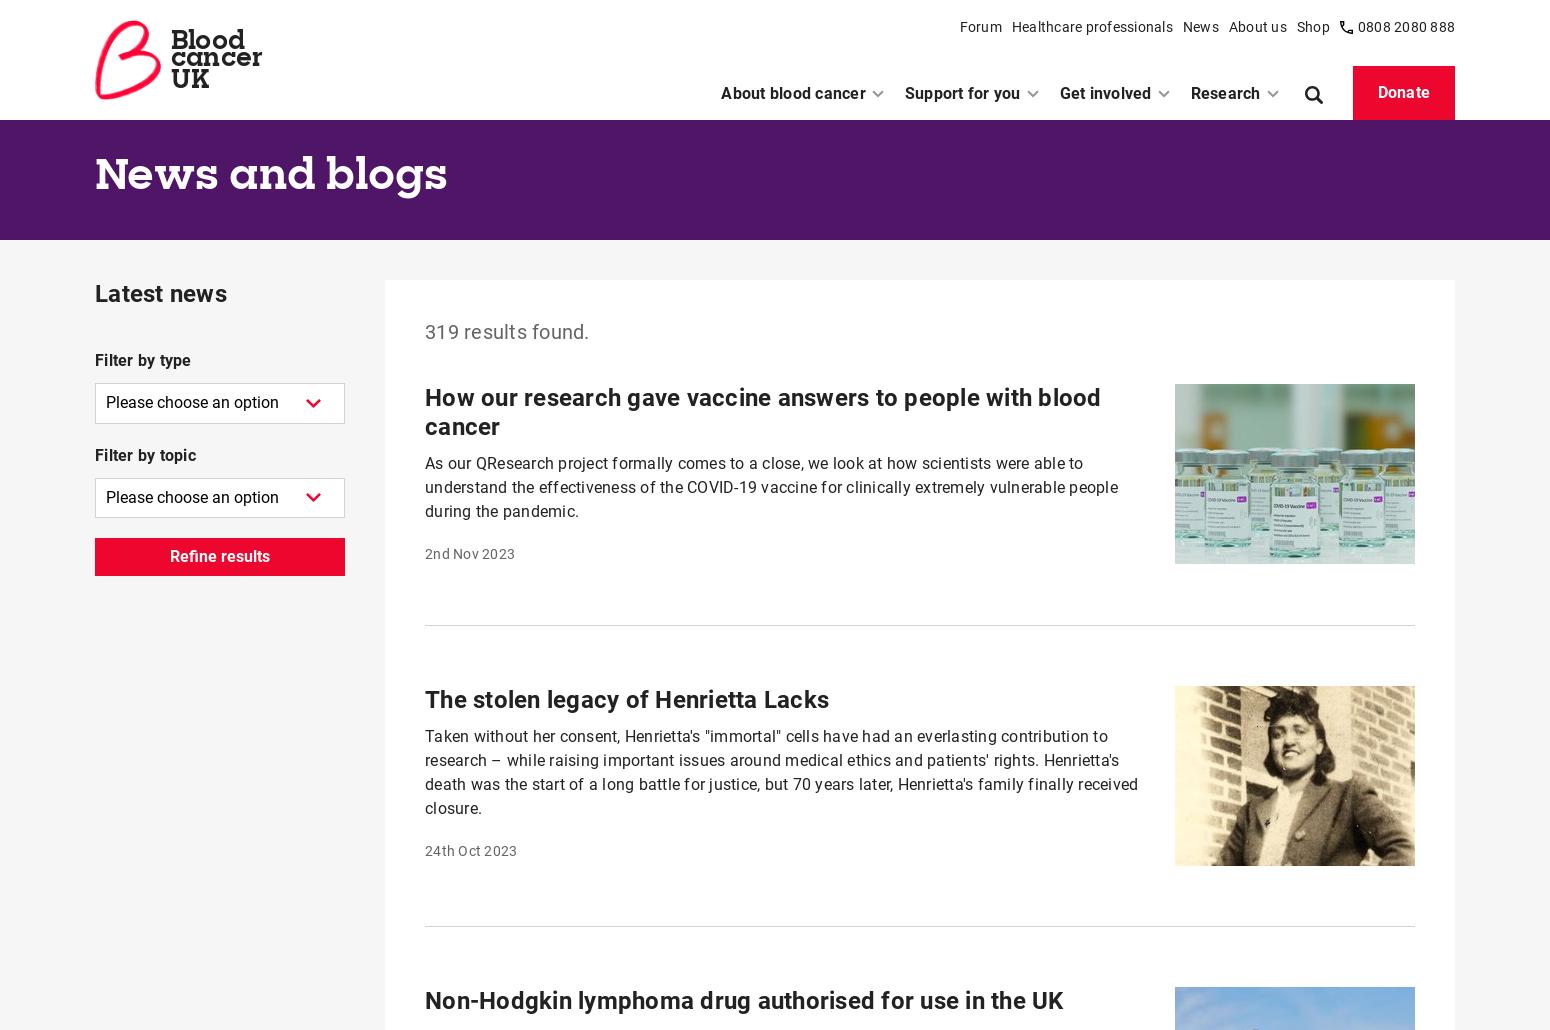 The height and width of the screenshot is (1030, 1550). Describe the element at coordinates (466, 680) in the screenshot. I see `'1st Sep 2023'` at that location.